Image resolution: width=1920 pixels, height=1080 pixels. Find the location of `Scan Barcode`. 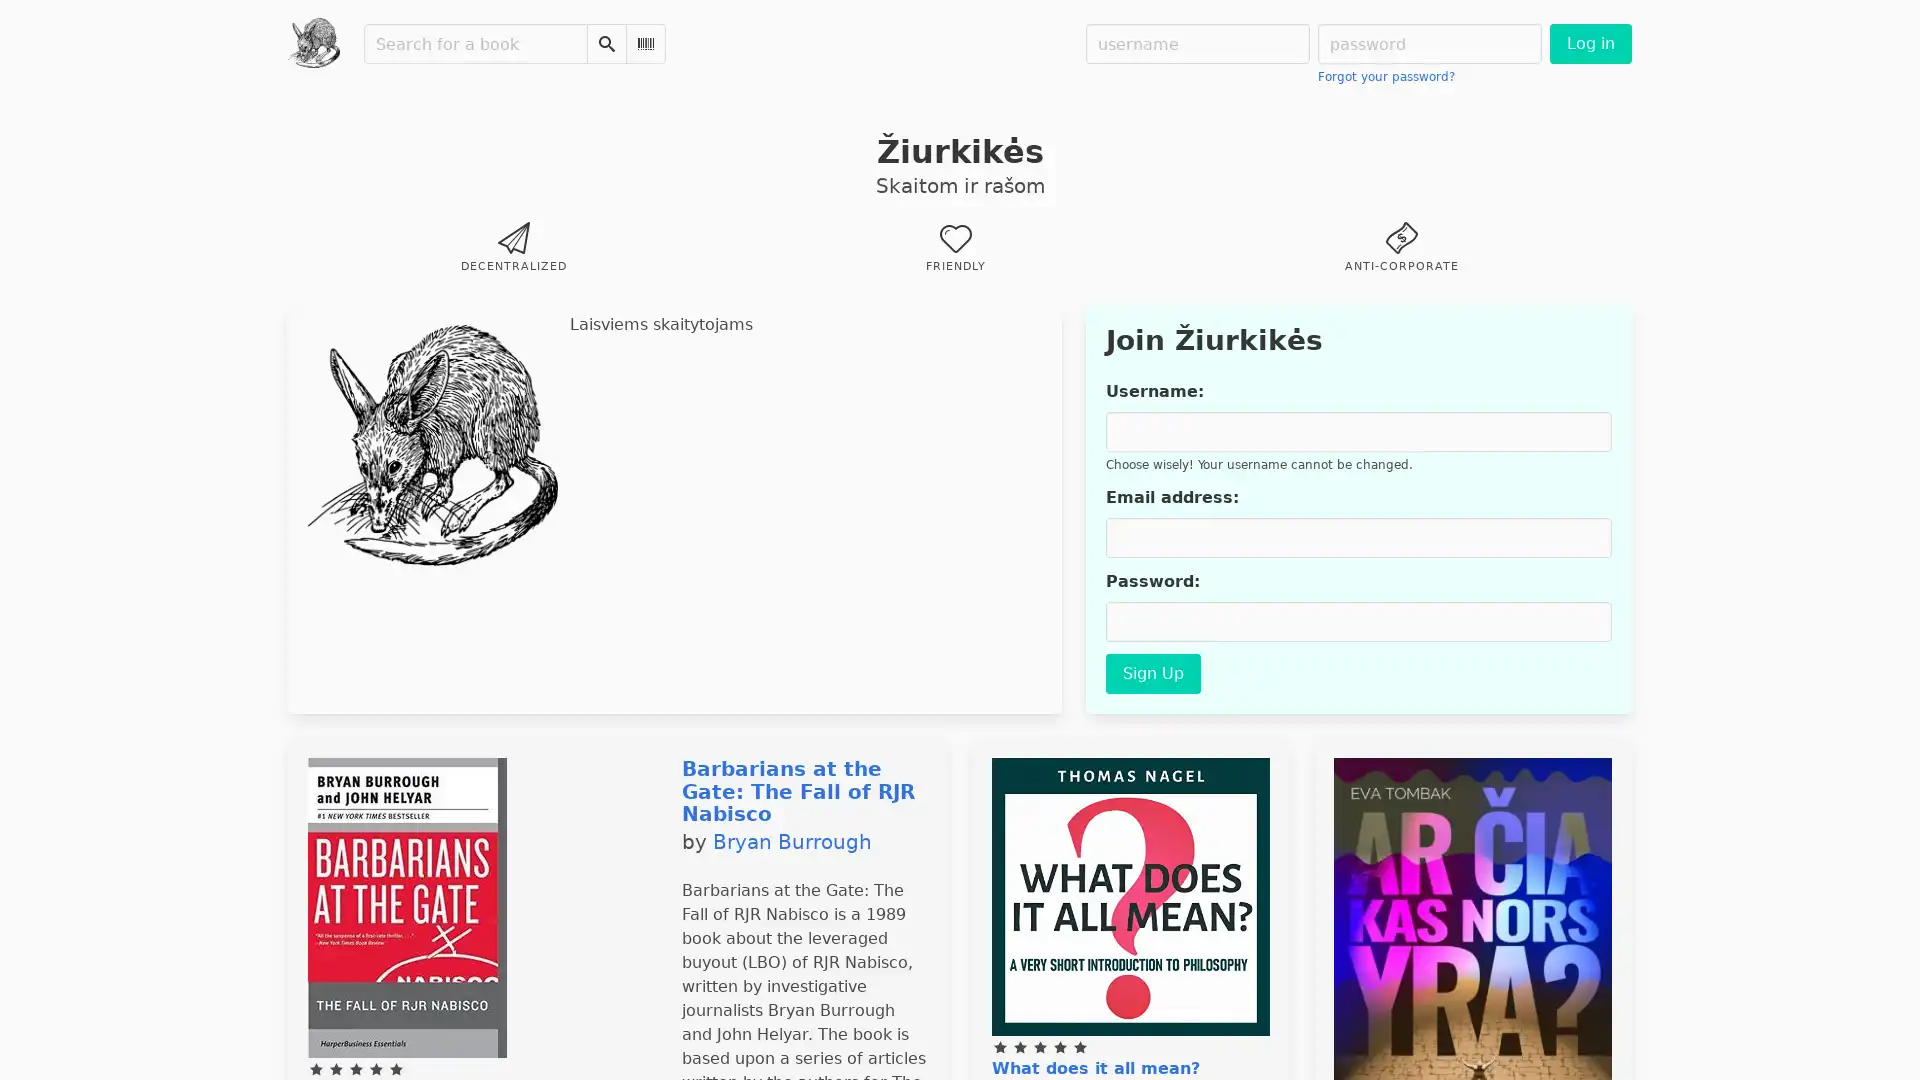

Scan Barcode is located at coordinates (644, 43).